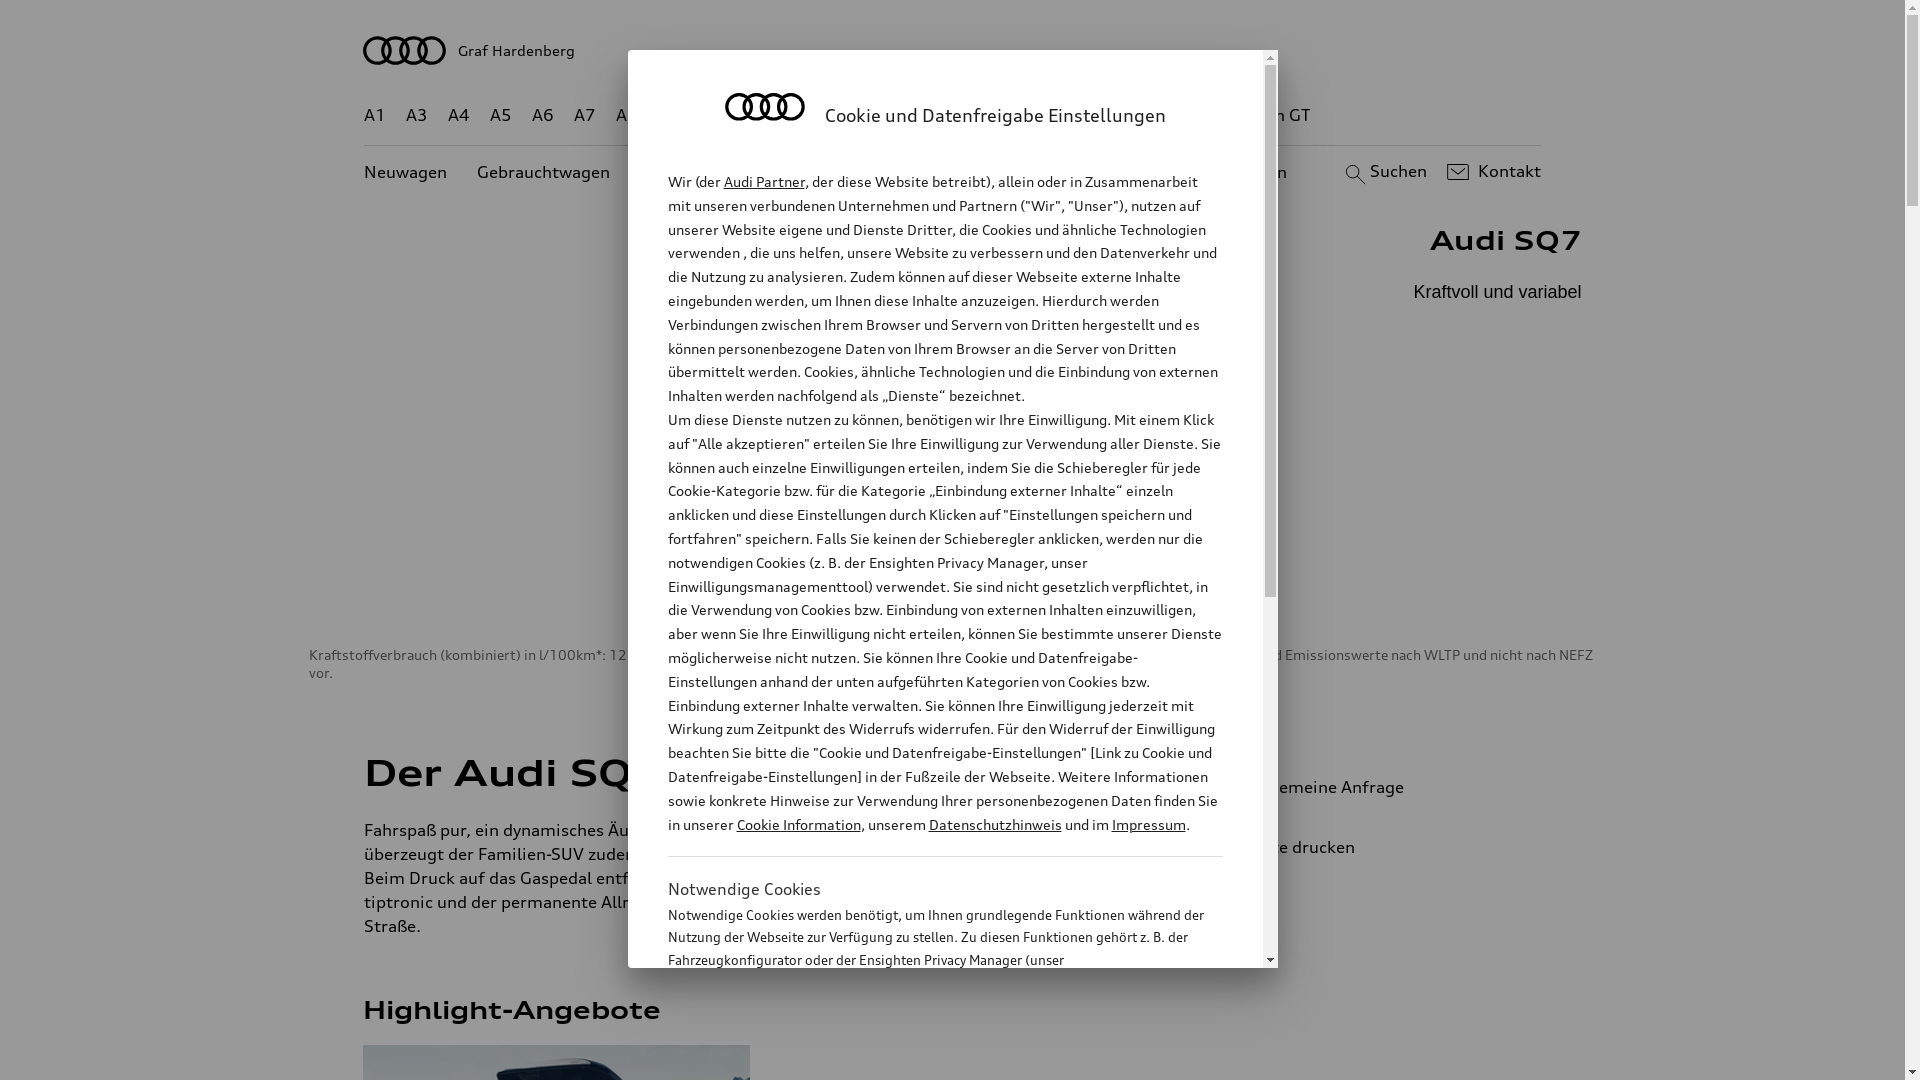  What do you see at coordinates (851, 115) in the screenshot?
I see `'Q5'` at bounding box center [851, 115].